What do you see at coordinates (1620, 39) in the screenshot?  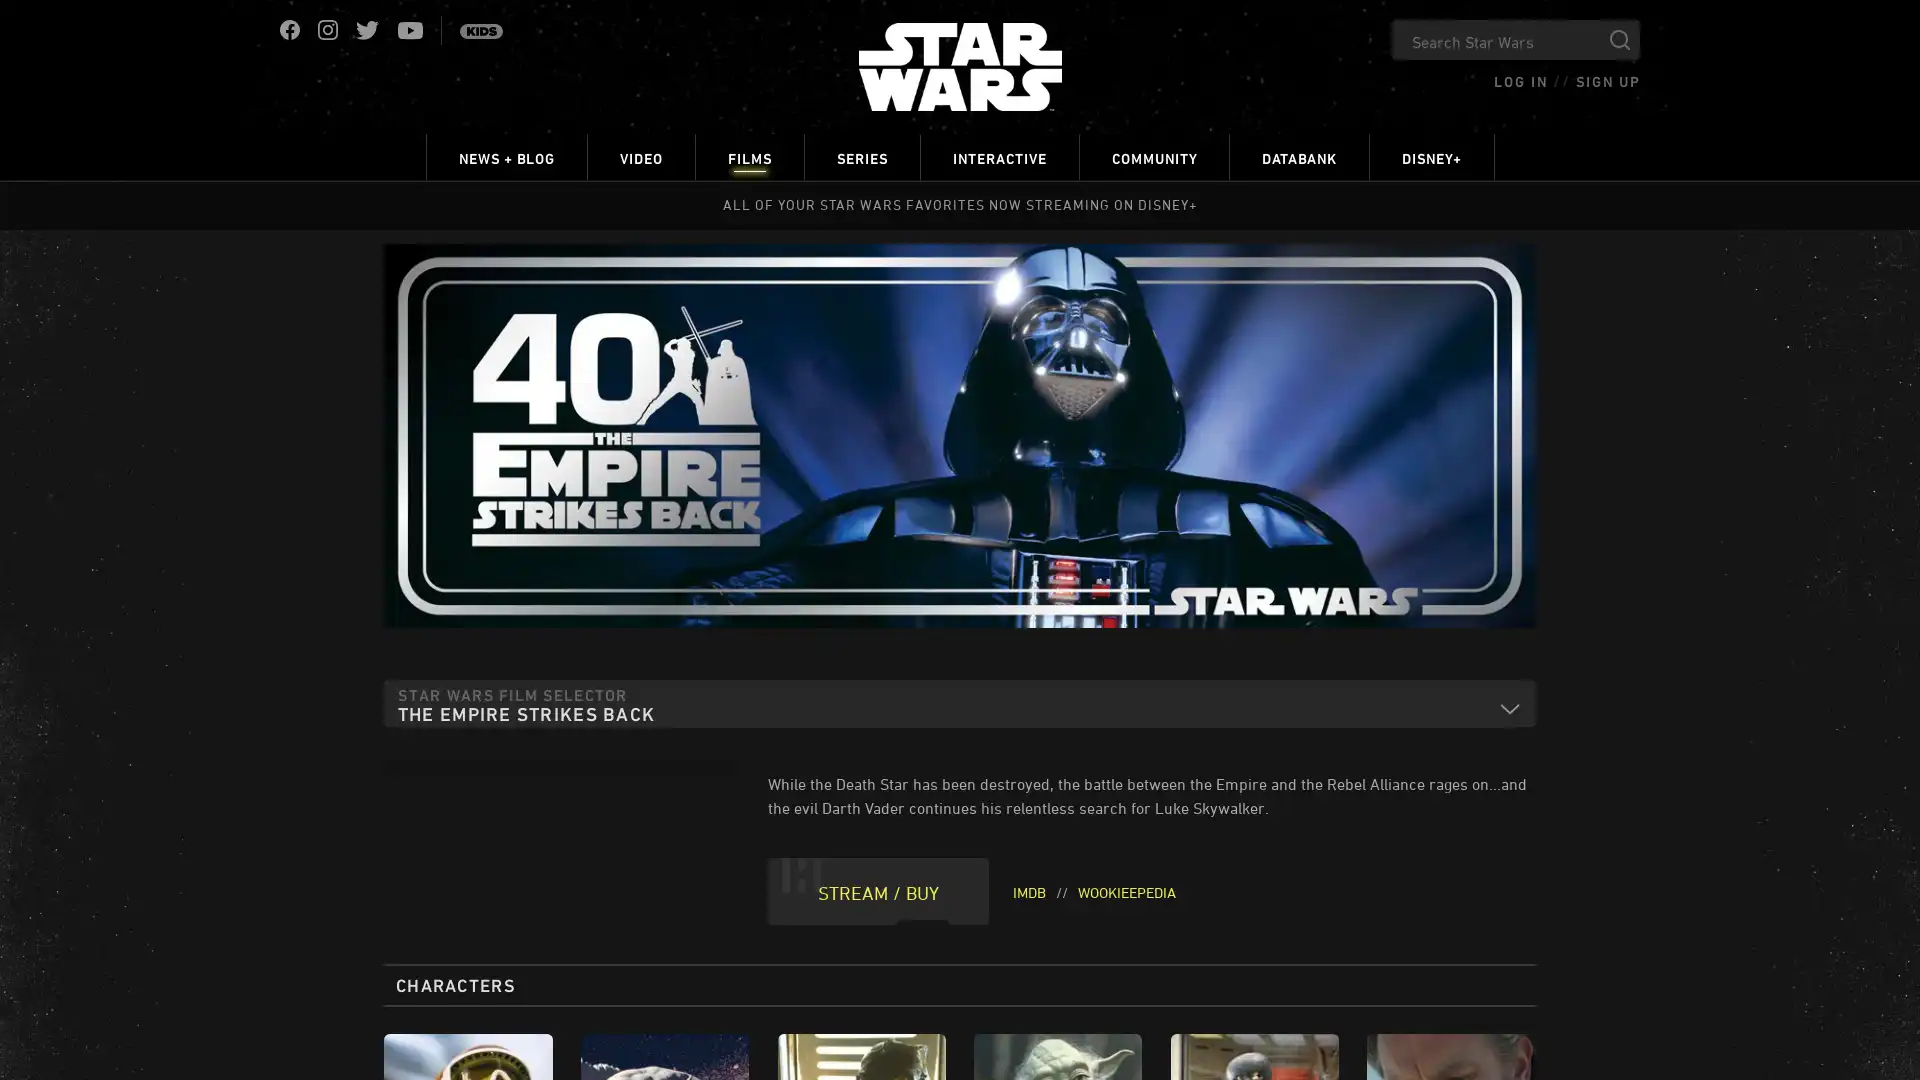 I see `Open Search` at bounding box center [1620, 39].